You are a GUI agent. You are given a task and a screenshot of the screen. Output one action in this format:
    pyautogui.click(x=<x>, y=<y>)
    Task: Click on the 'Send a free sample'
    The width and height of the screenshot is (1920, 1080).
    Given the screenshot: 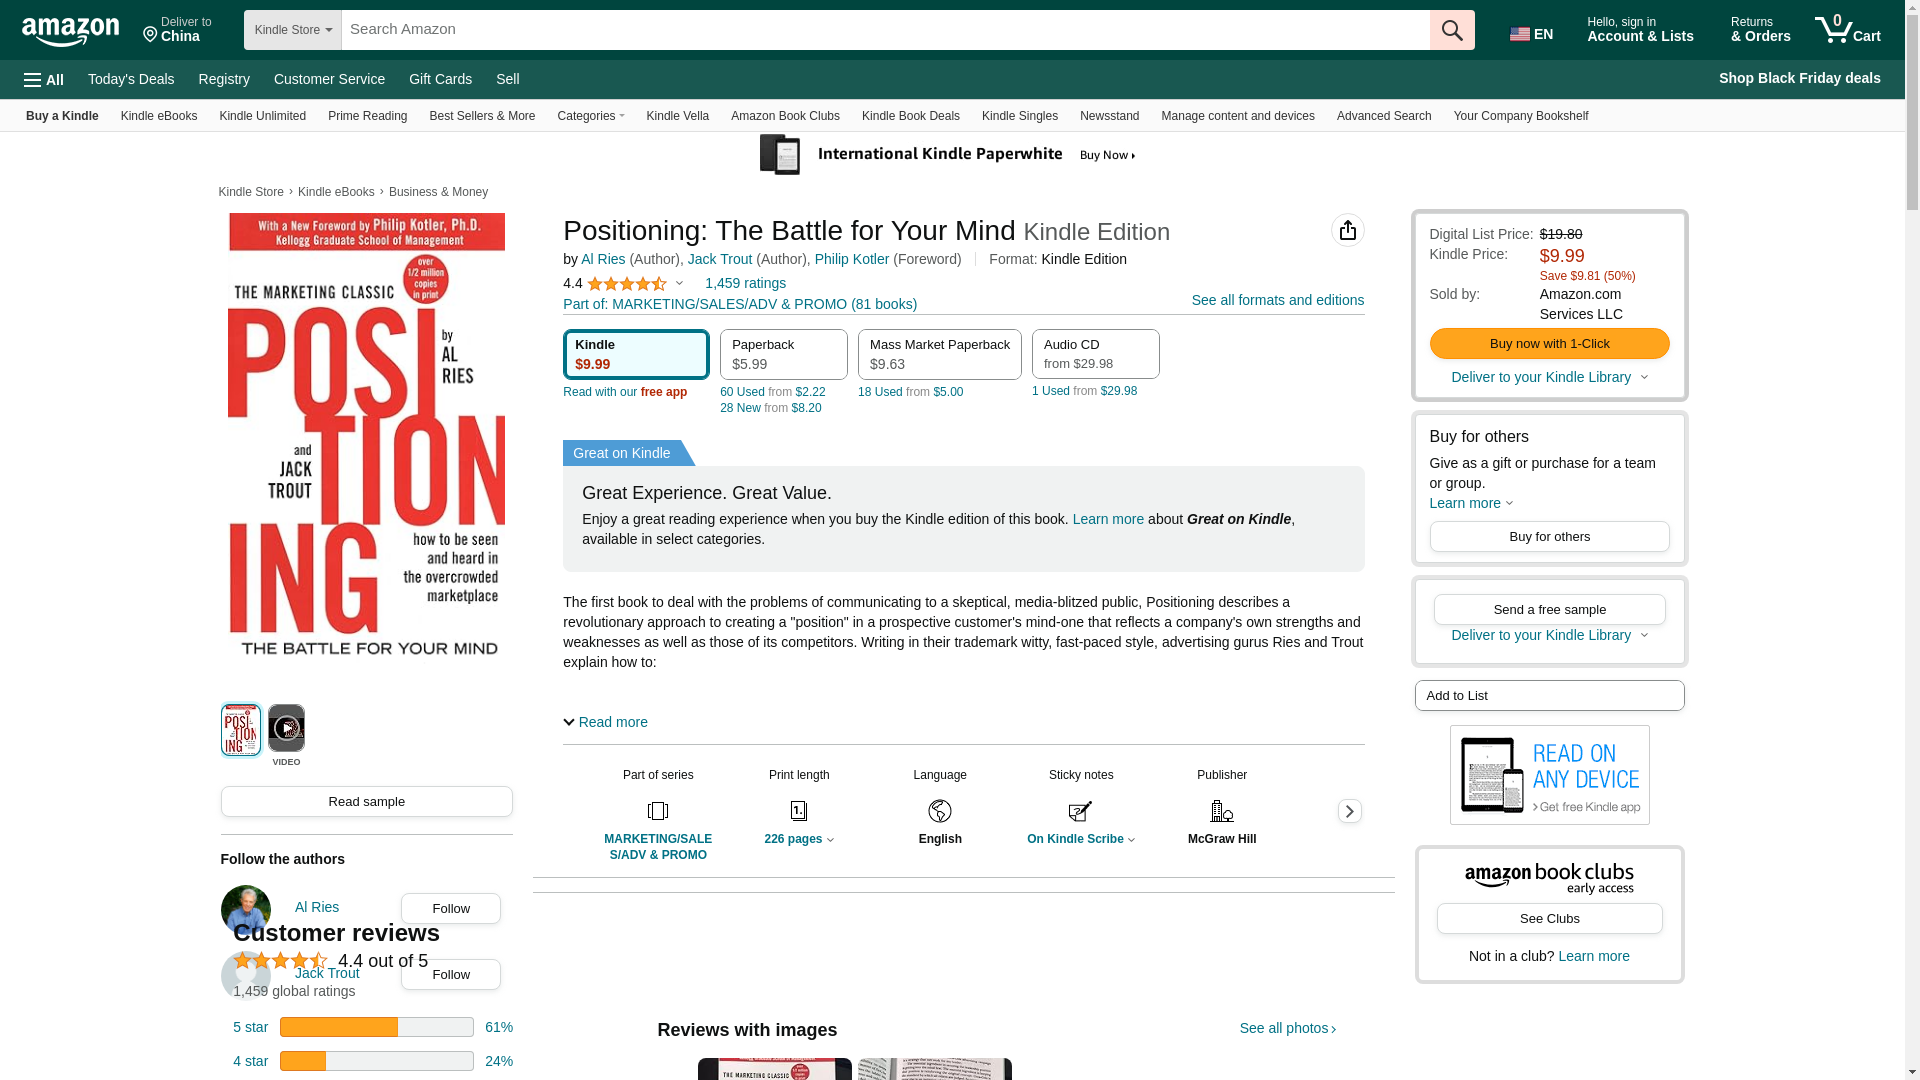 What is the action you would take?
    pyautogui.click(x=1548, y=608)
    